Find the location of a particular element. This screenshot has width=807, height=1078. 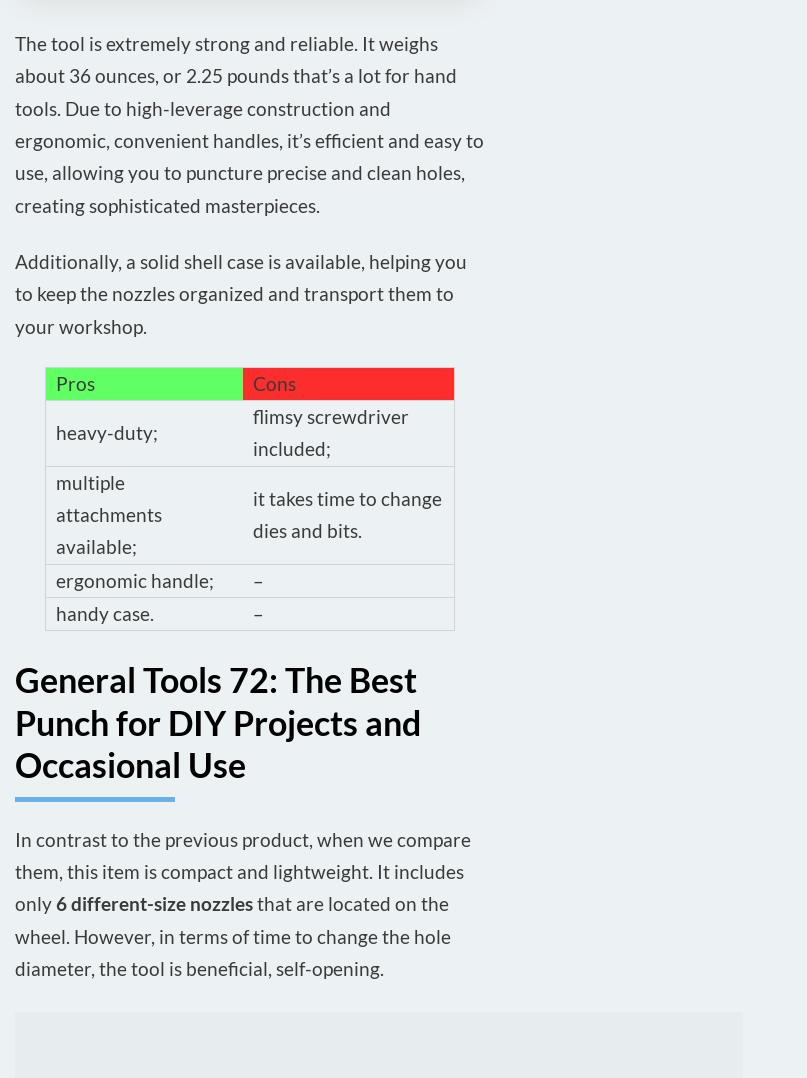

'handy case.' is located at coordinates (103, 612).